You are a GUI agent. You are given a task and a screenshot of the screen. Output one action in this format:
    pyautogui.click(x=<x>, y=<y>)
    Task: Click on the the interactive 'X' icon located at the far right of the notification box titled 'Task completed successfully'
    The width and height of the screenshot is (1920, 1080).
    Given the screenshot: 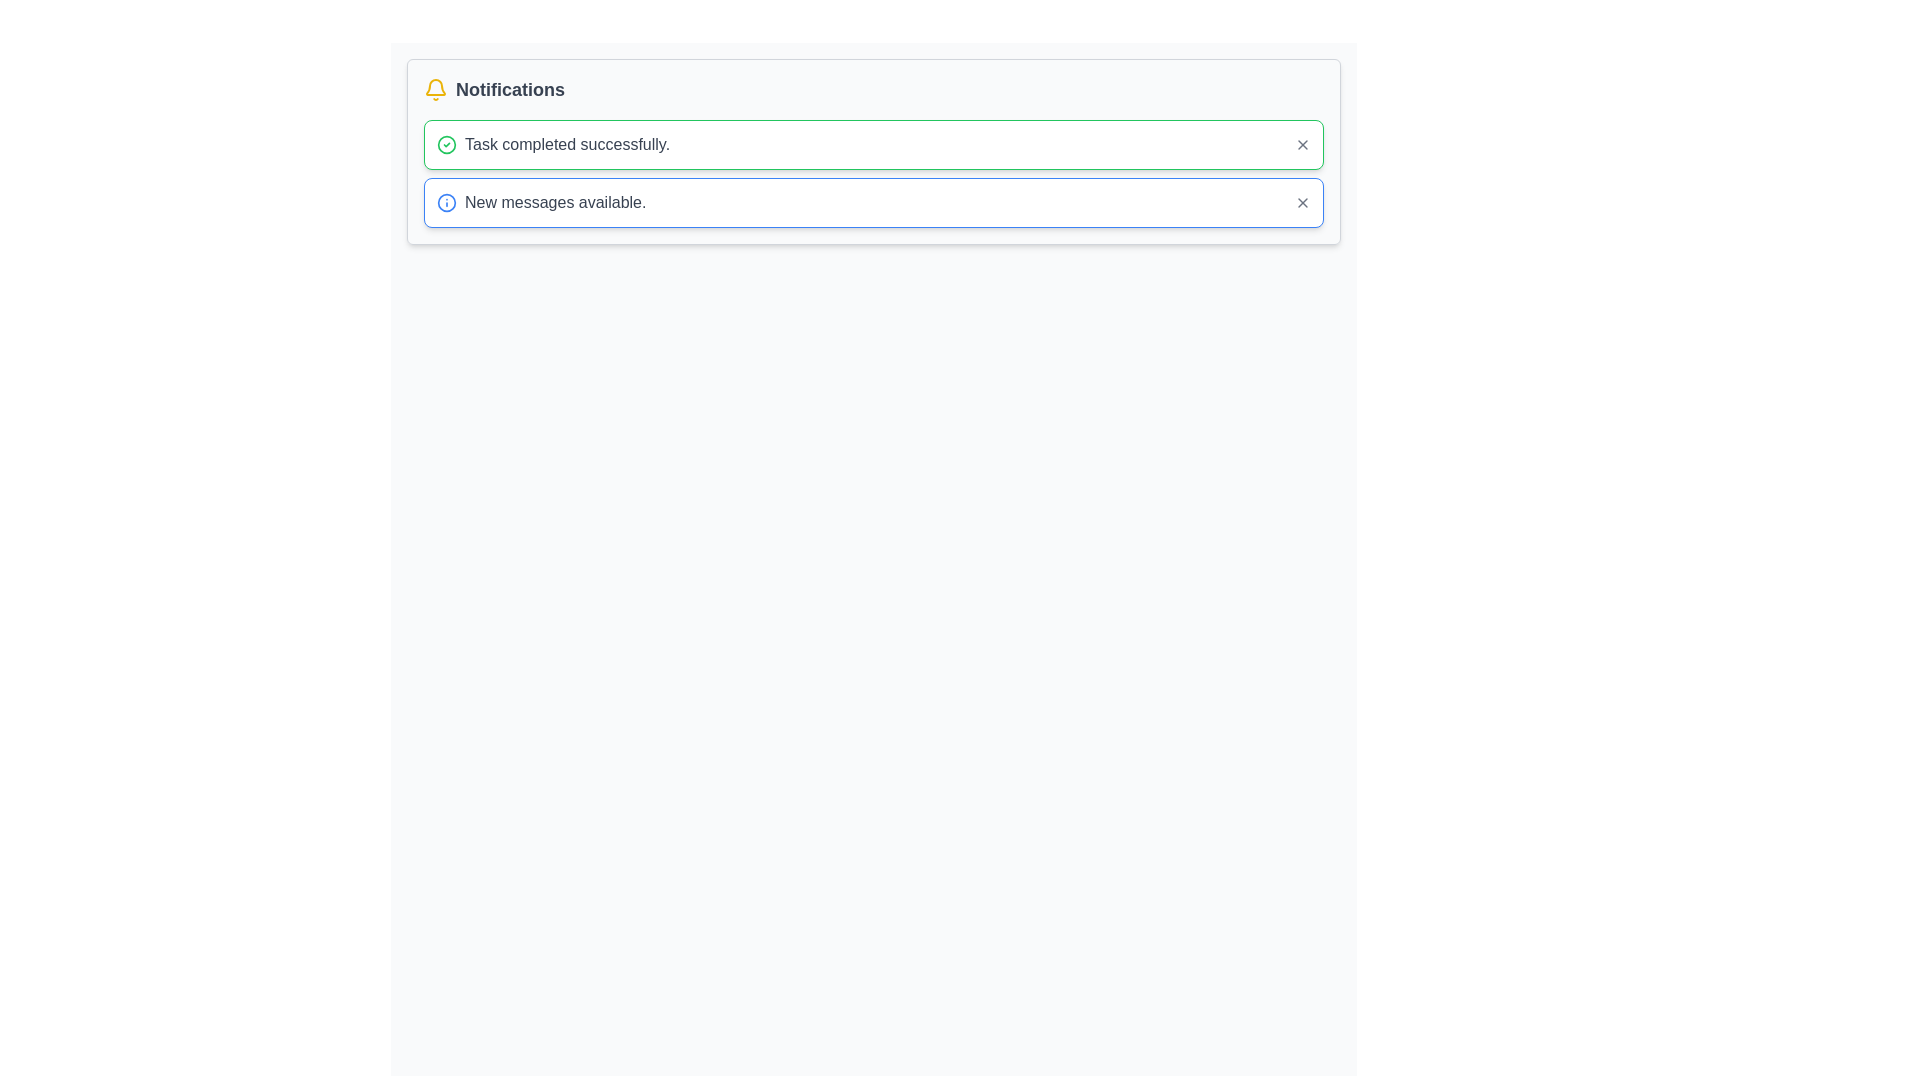 What is the action you would take?
    pyautogui.click(x=1302, y=144)
    